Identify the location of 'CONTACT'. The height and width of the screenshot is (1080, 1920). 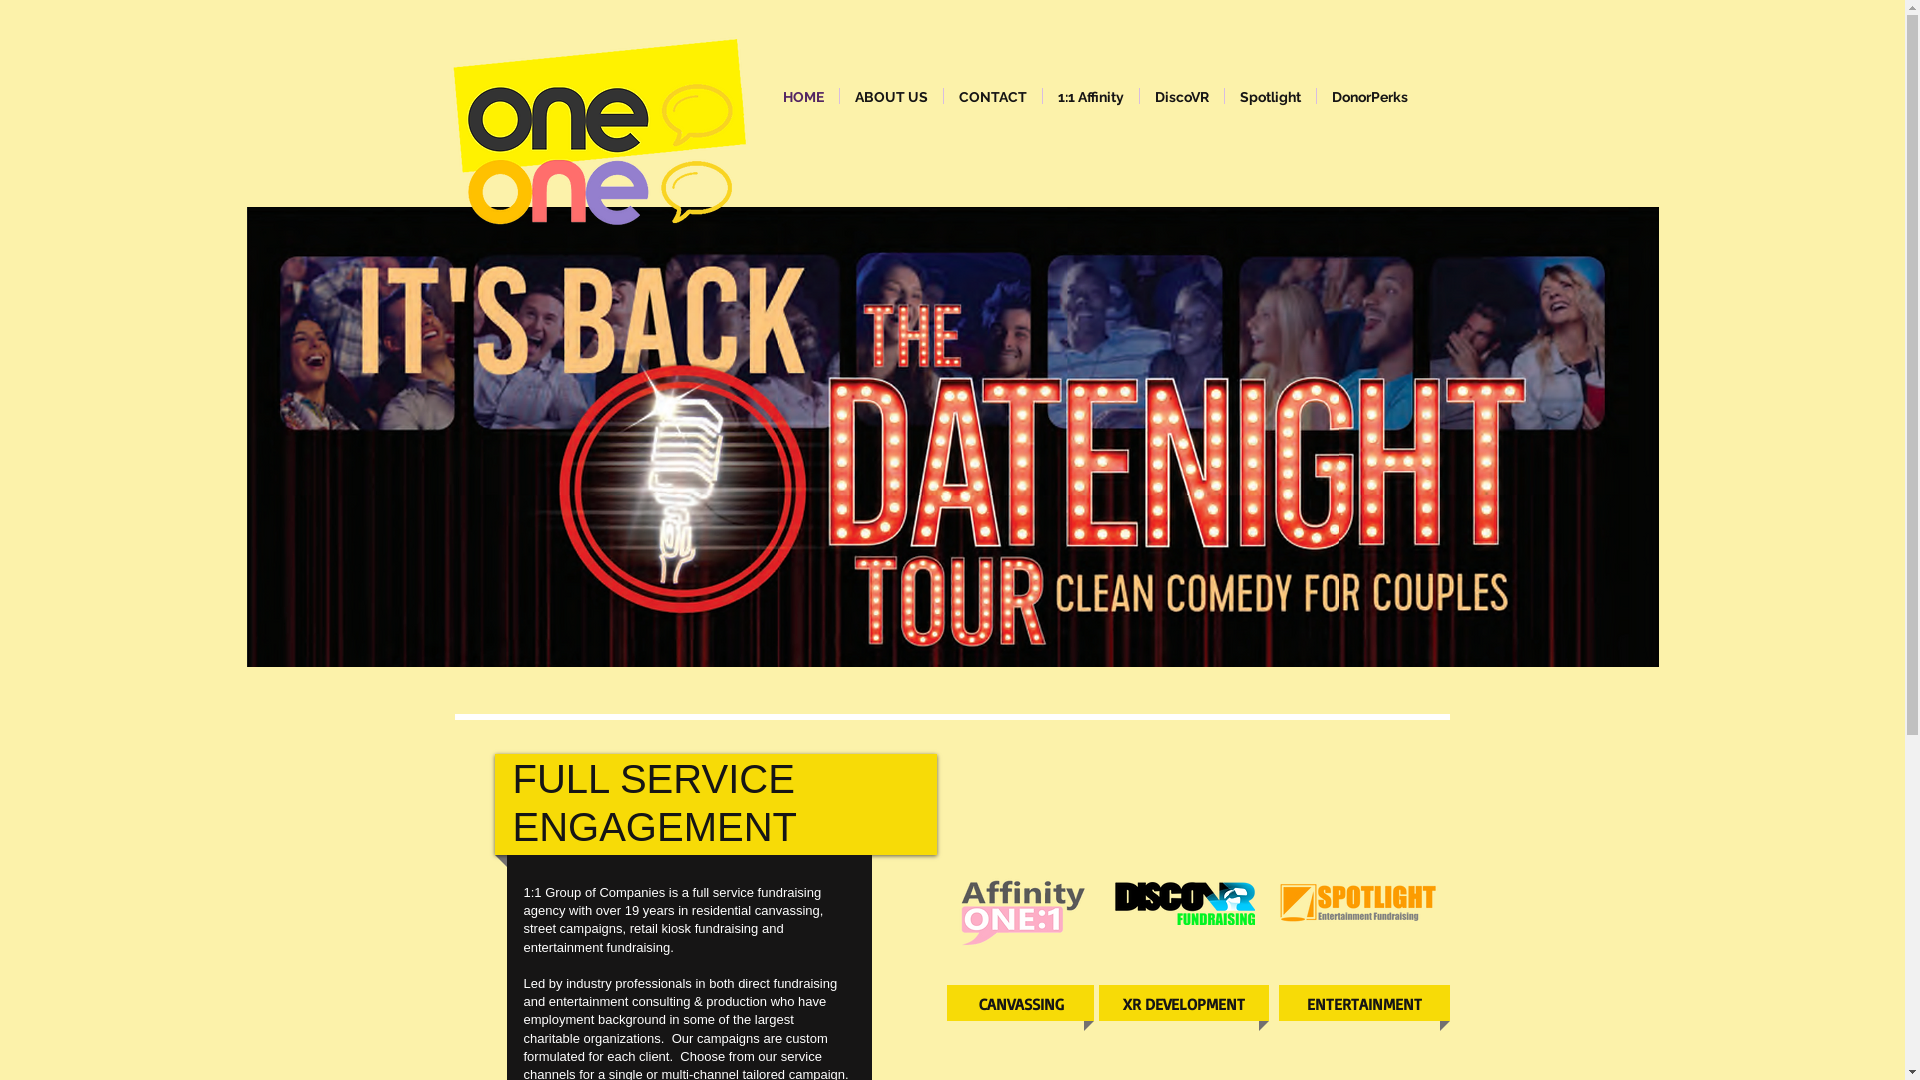
(943, 96).